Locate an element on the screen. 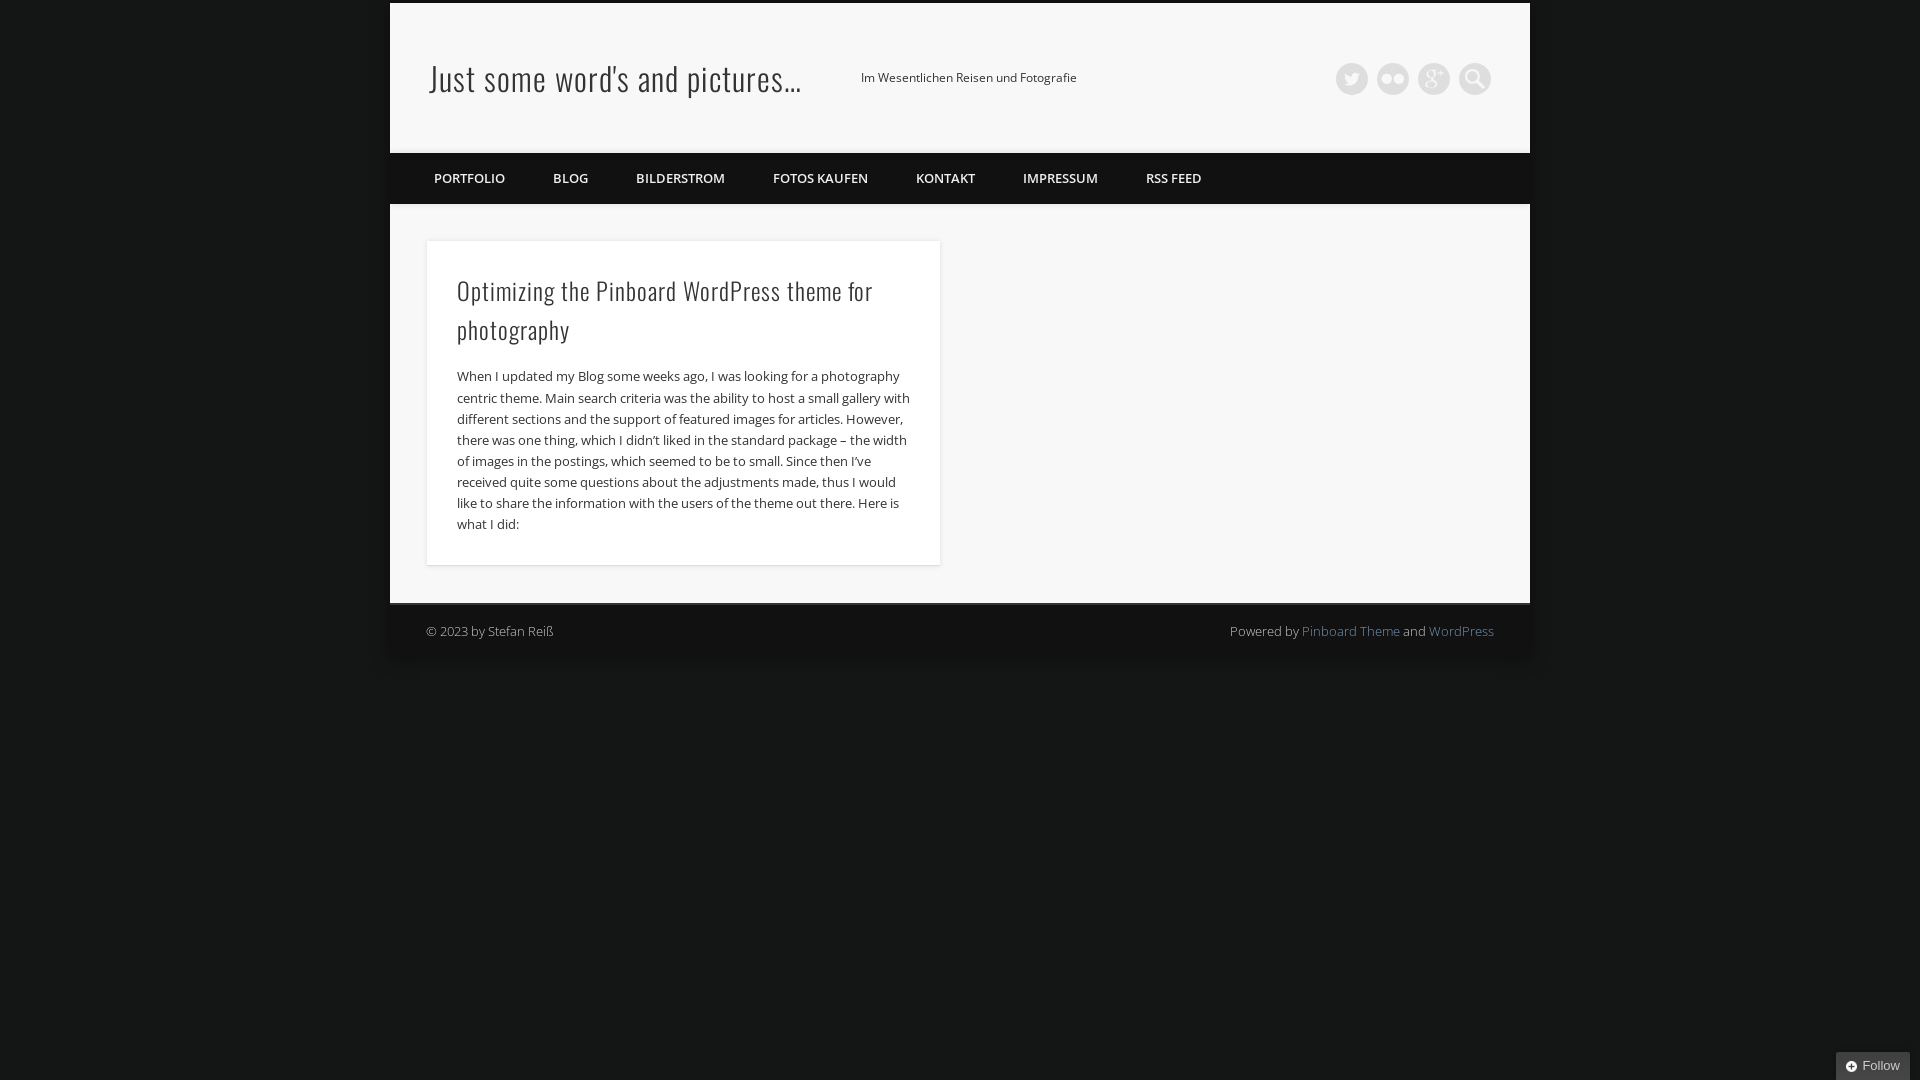 Image resolution: width=1920 pixels, height=1080 pixels. 'IMPRESSUM' is located at coordinates (998, 177).